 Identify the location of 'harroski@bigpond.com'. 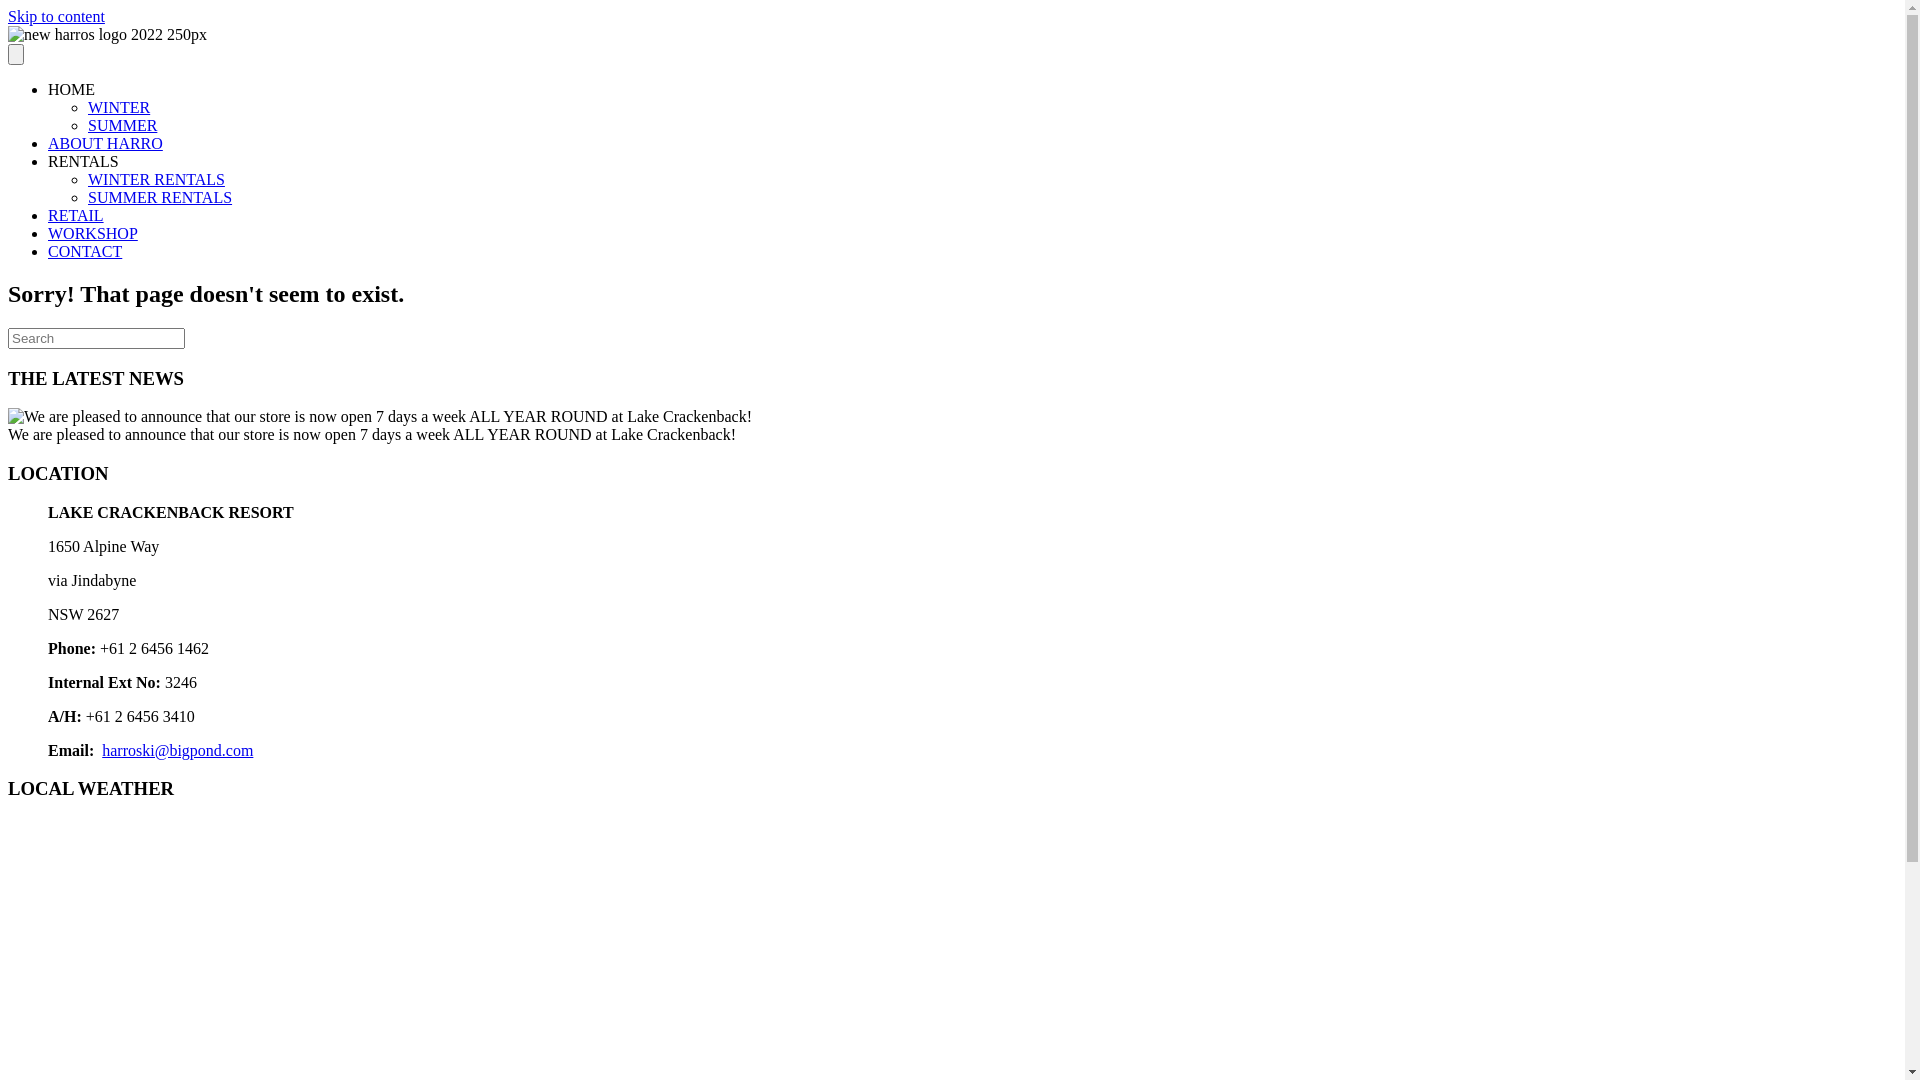
(177, 750).